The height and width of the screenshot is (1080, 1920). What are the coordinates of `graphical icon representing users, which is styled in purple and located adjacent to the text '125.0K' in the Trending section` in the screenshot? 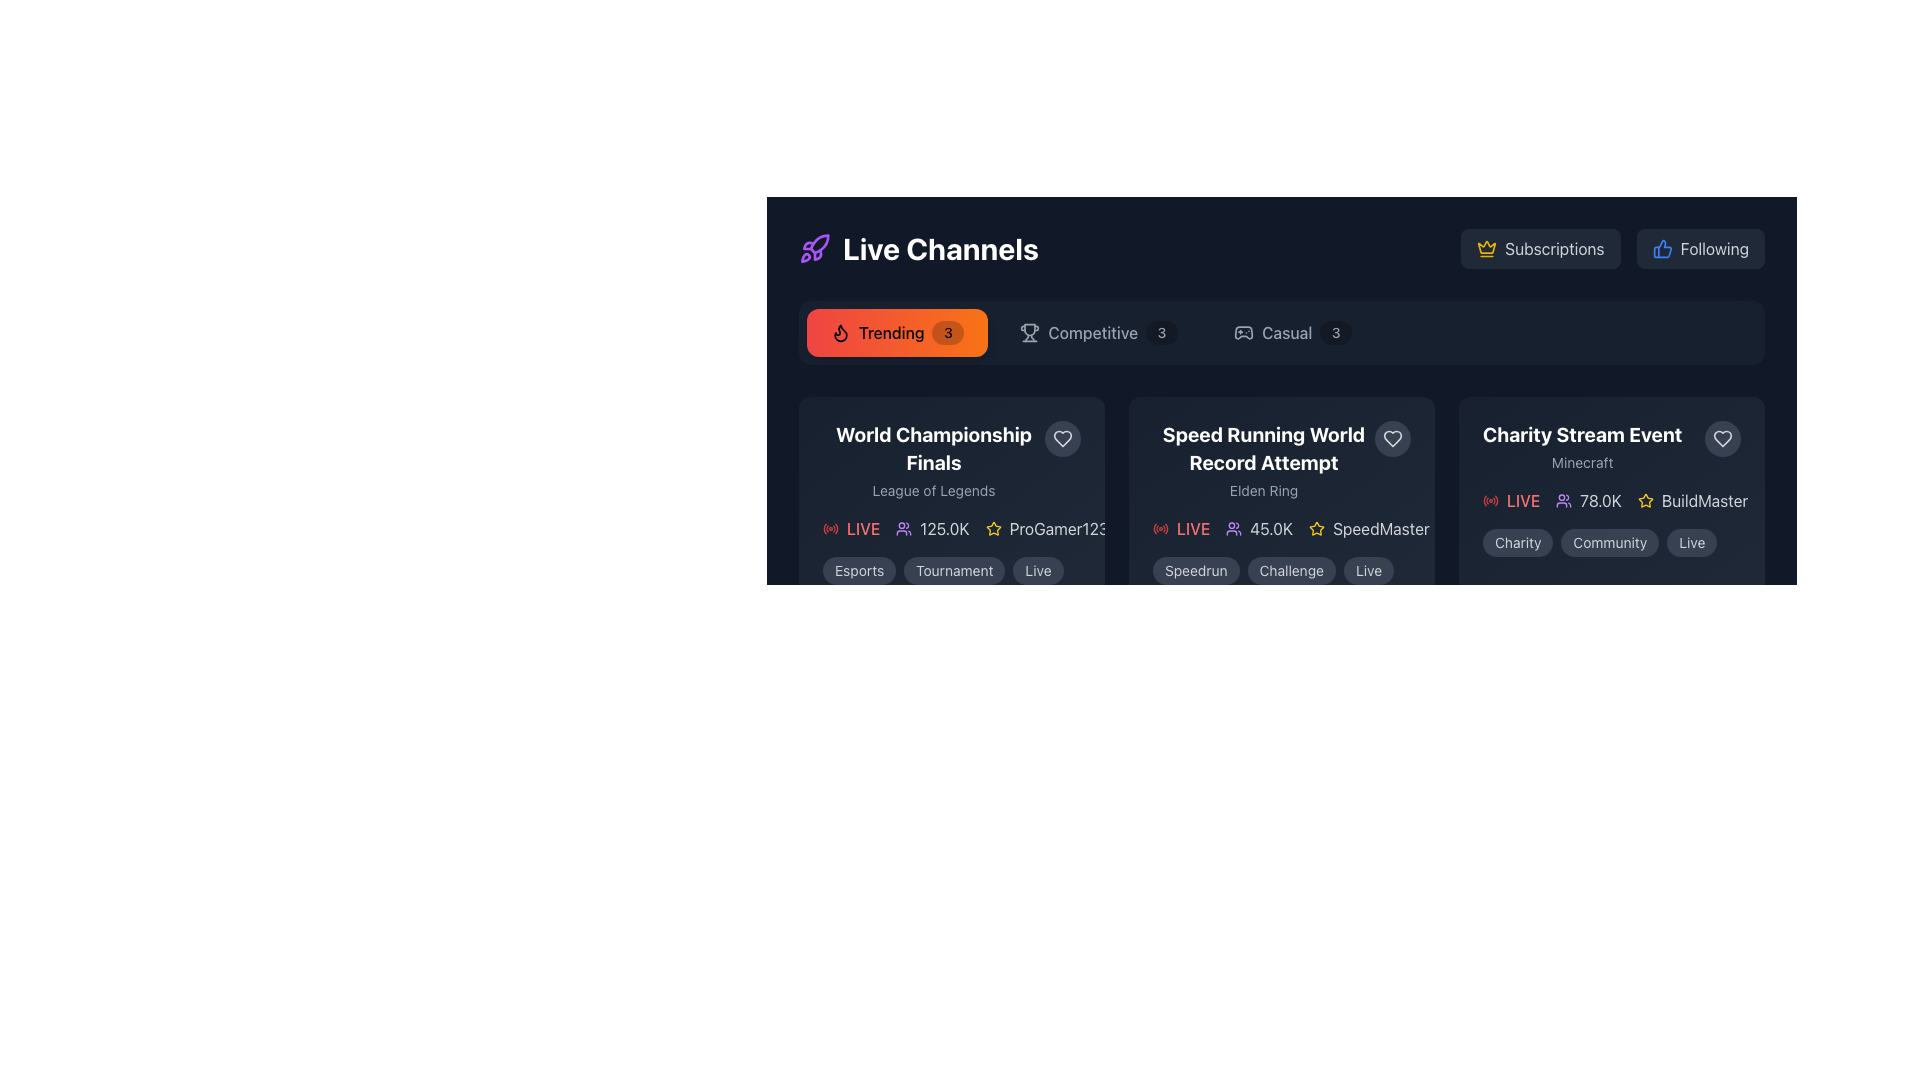 It's located at (903, 527).